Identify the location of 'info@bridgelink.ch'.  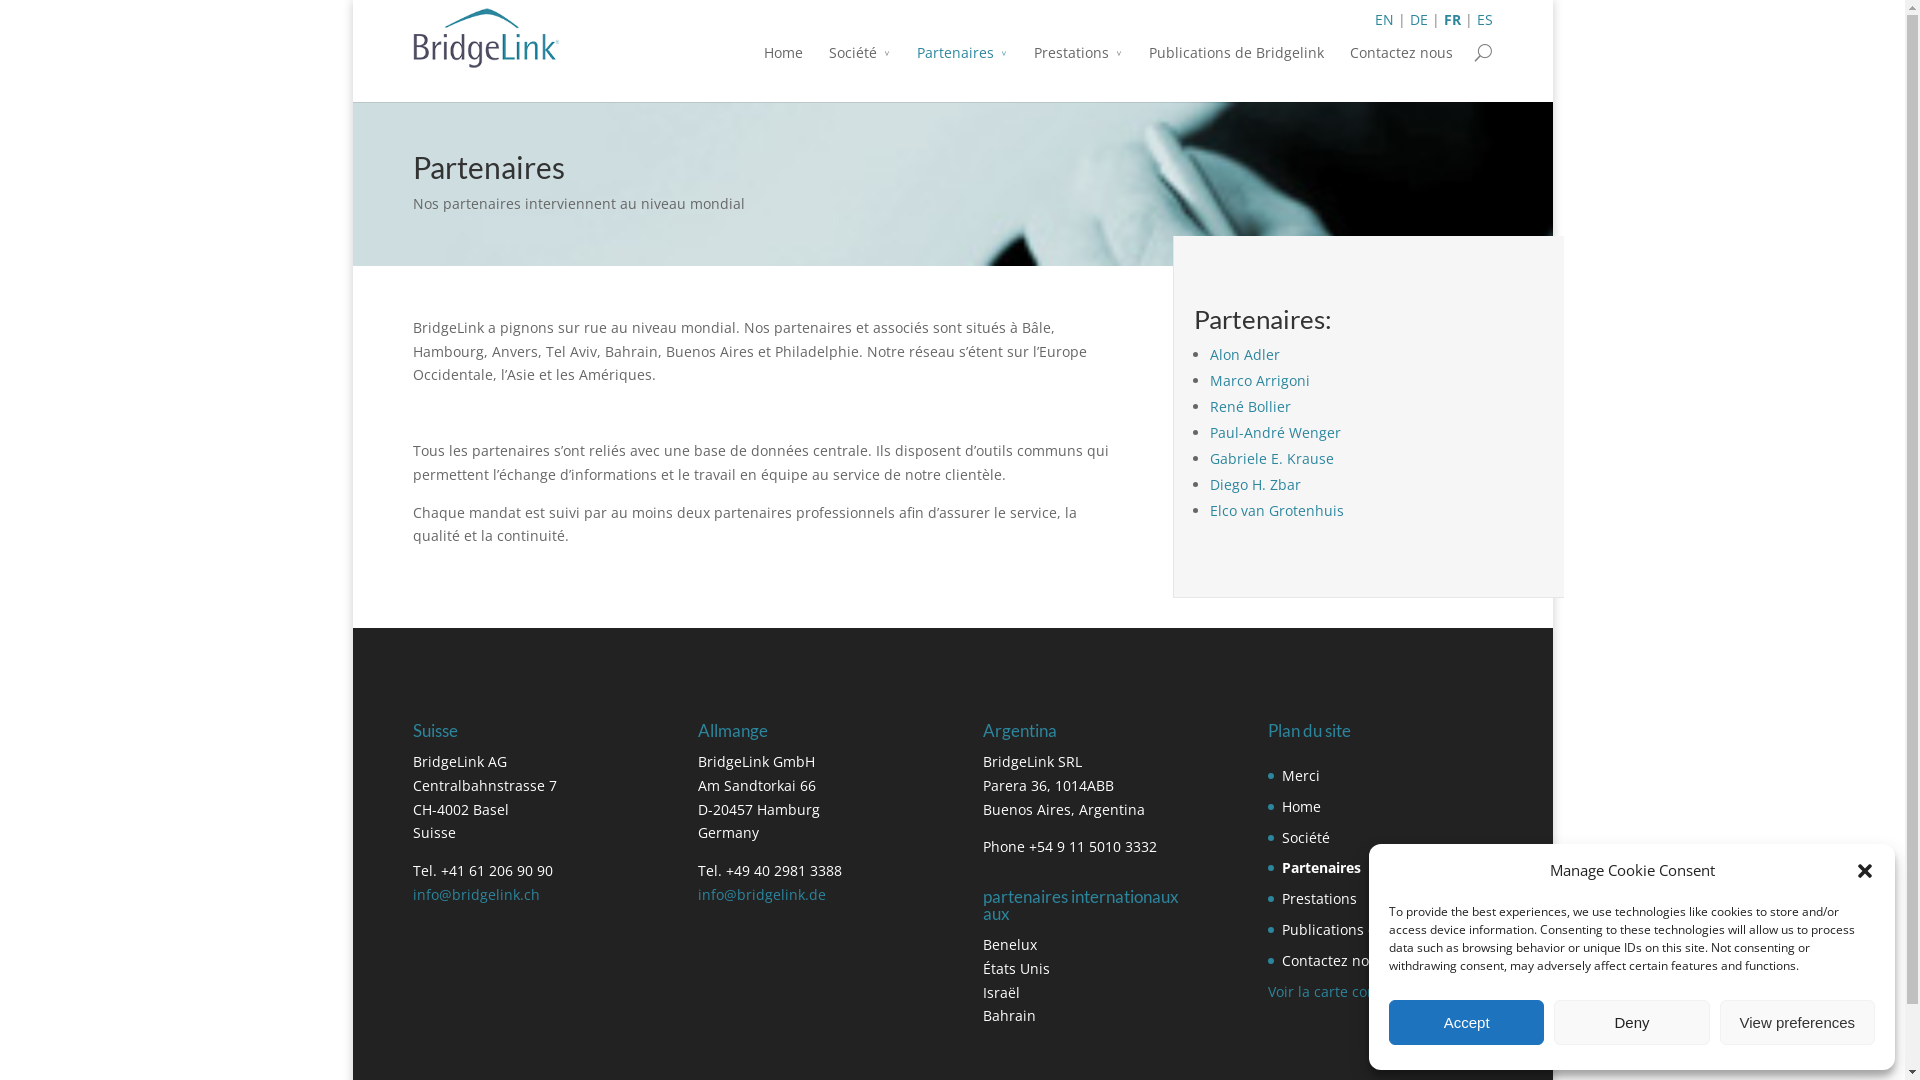
(474, 893).